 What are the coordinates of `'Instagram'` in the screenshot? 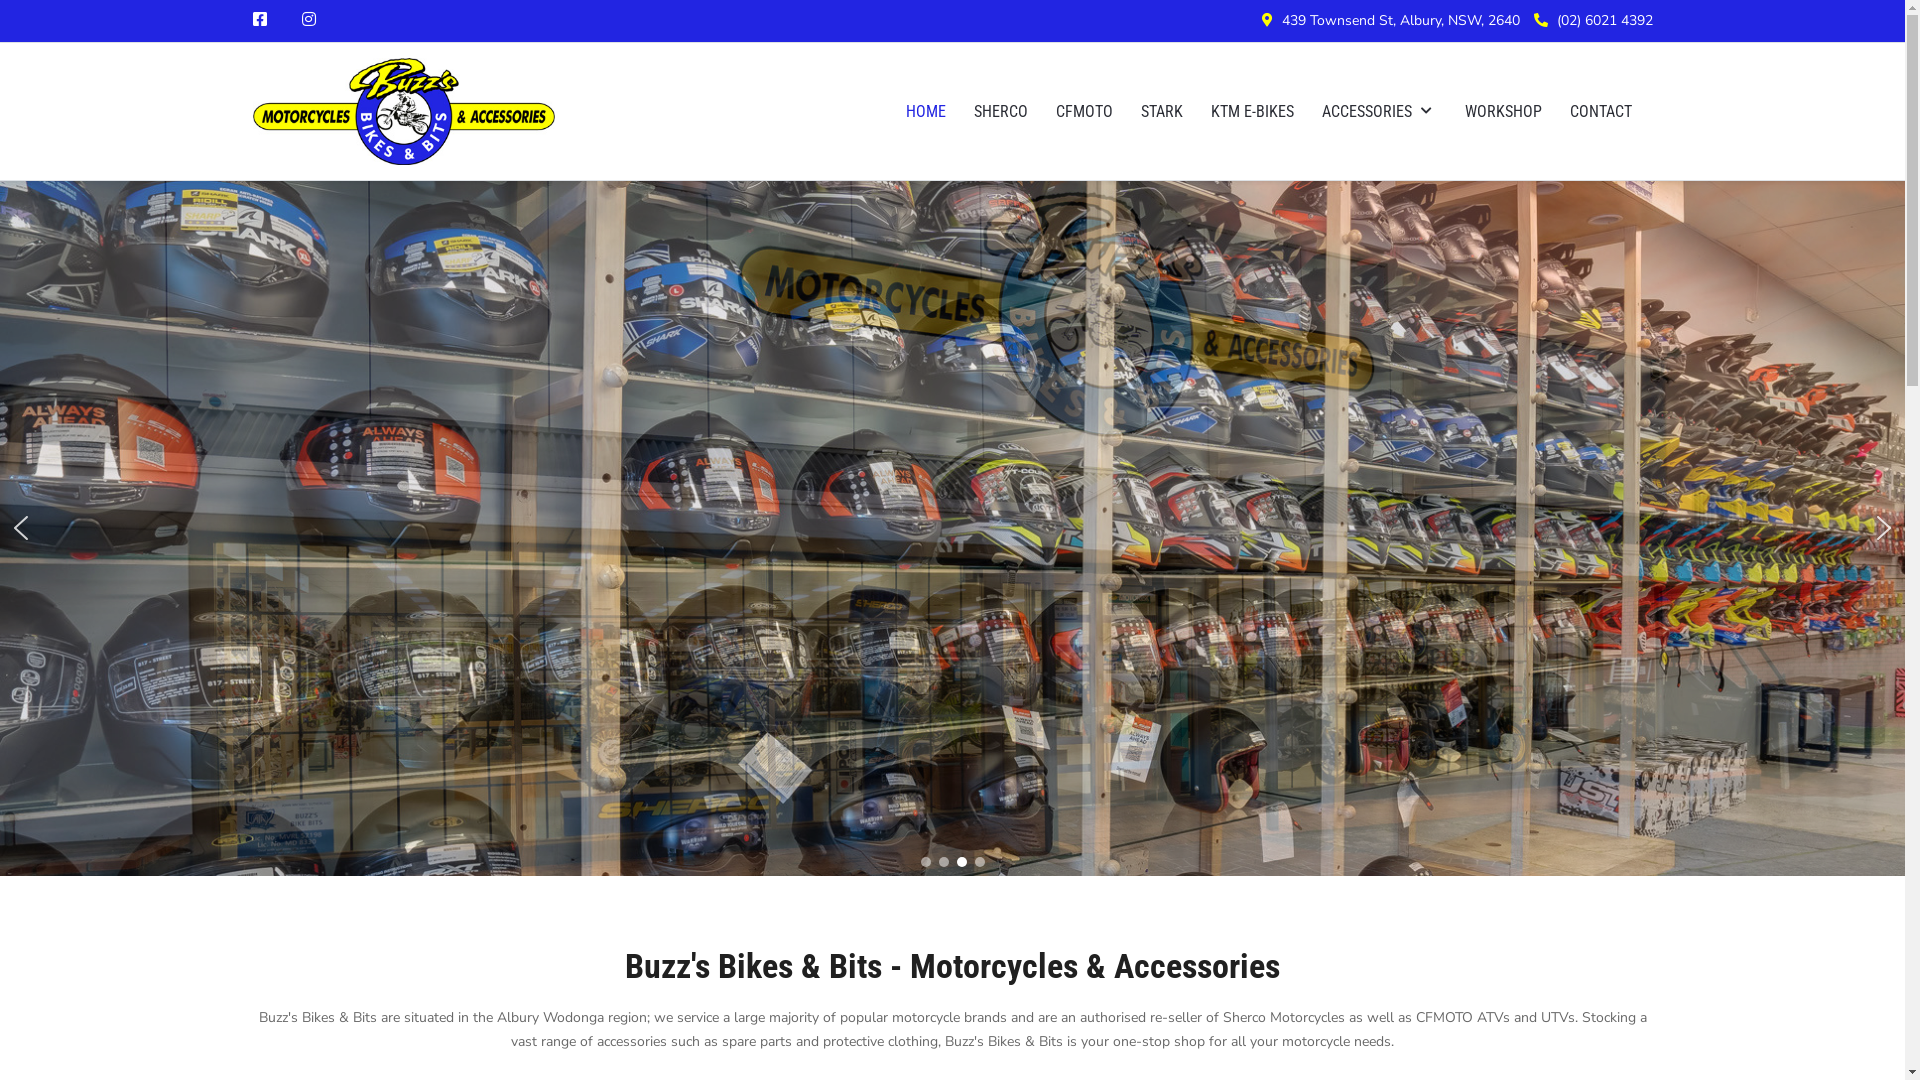 It's located at (307, 19).